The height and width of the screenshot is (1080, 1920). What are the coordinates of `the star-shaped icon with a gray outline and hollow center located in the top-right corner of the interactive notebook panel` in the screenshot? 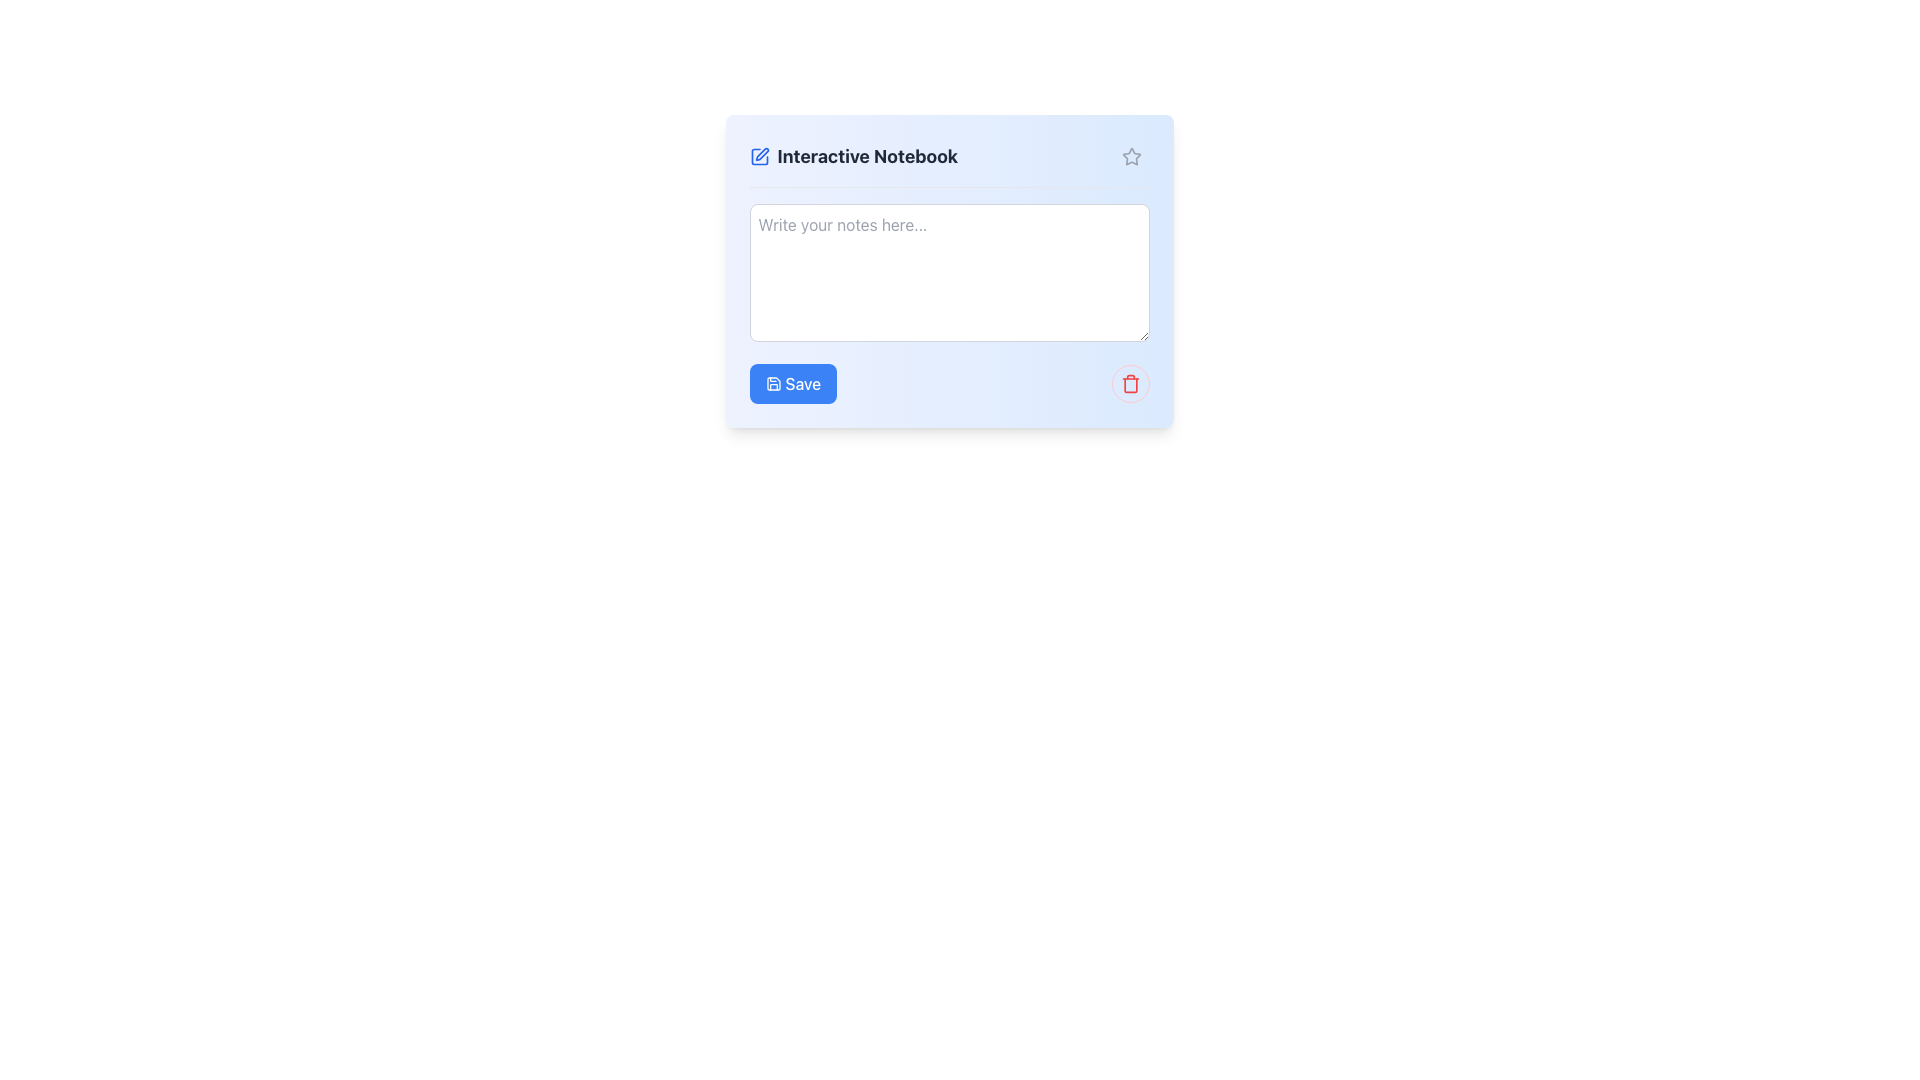 It's located at (1131, 156).